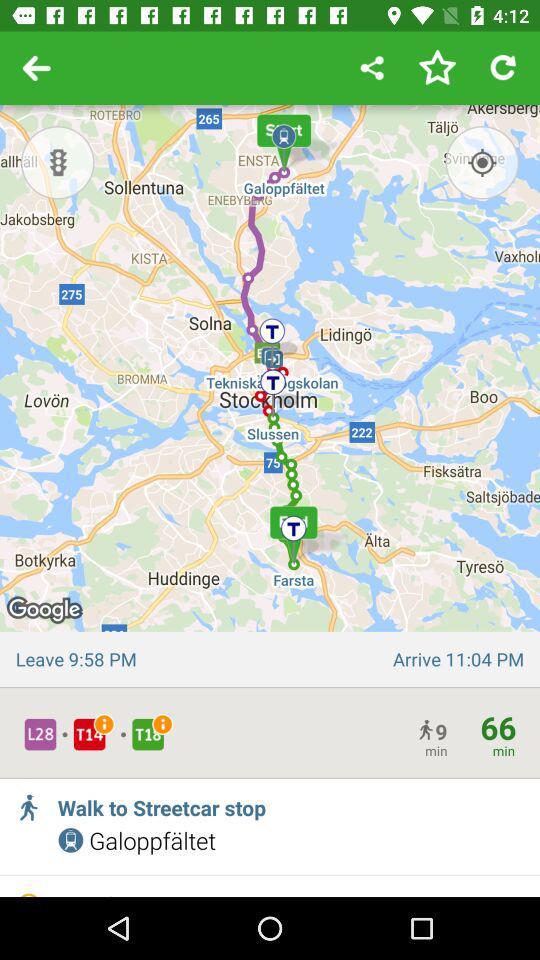  I want to click on as favorite, so click(436, 68).